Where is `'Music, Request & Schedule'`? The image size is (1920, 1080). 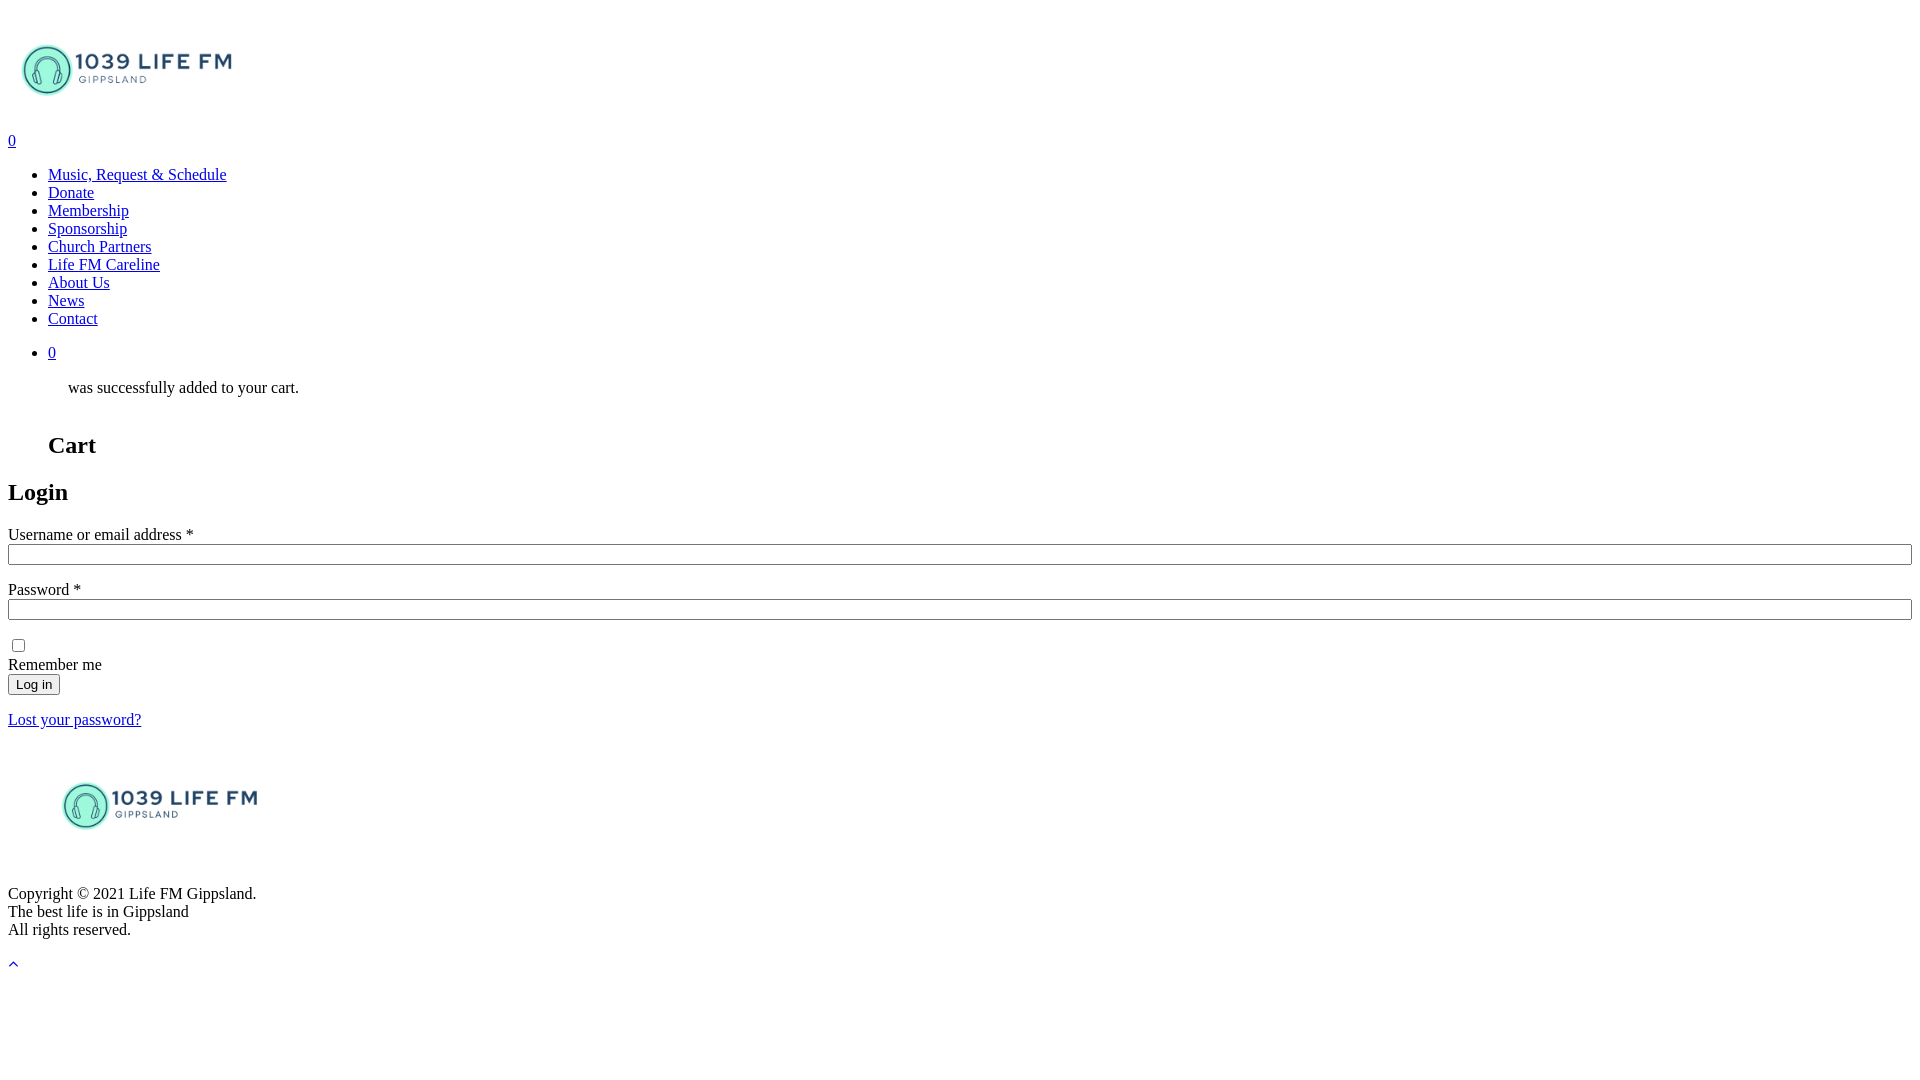
'Music, Request & Schedule' is located at coordinates (48, 173).